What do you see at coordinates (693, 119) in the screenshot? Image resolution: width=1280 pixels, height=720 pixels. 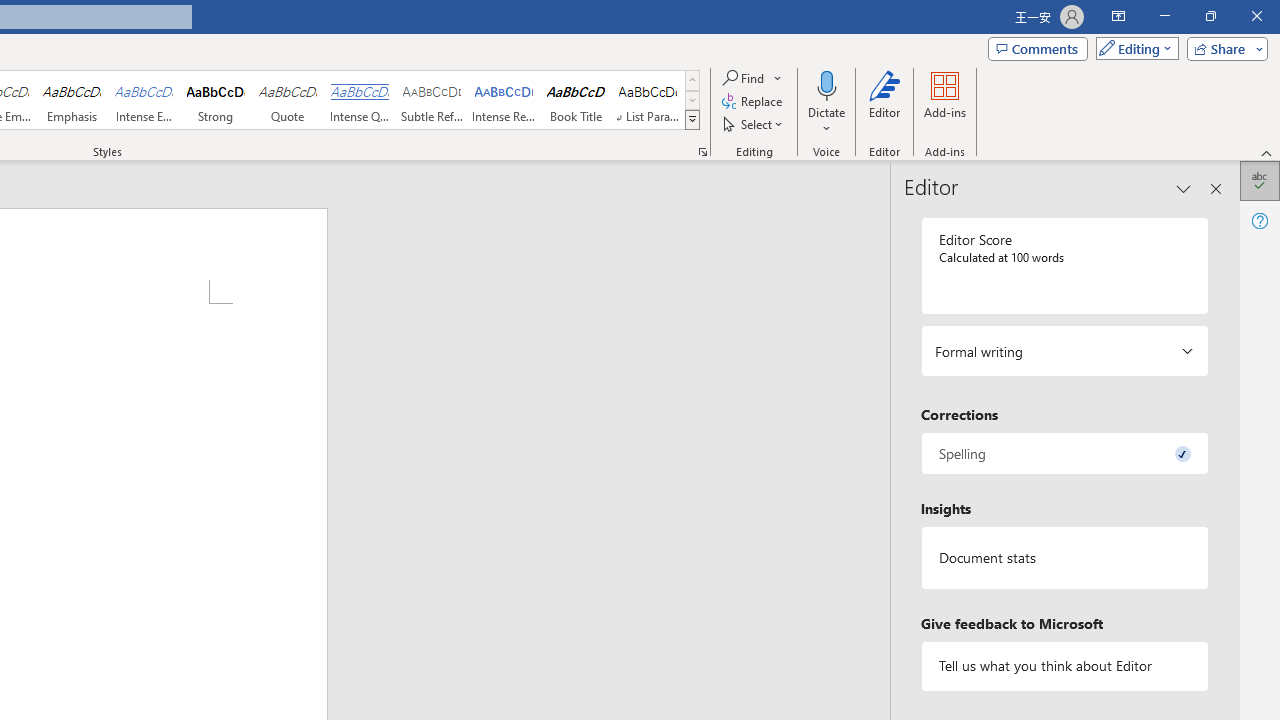 I see `'Class: NetUIImage'` at bounding box center [693, 119].